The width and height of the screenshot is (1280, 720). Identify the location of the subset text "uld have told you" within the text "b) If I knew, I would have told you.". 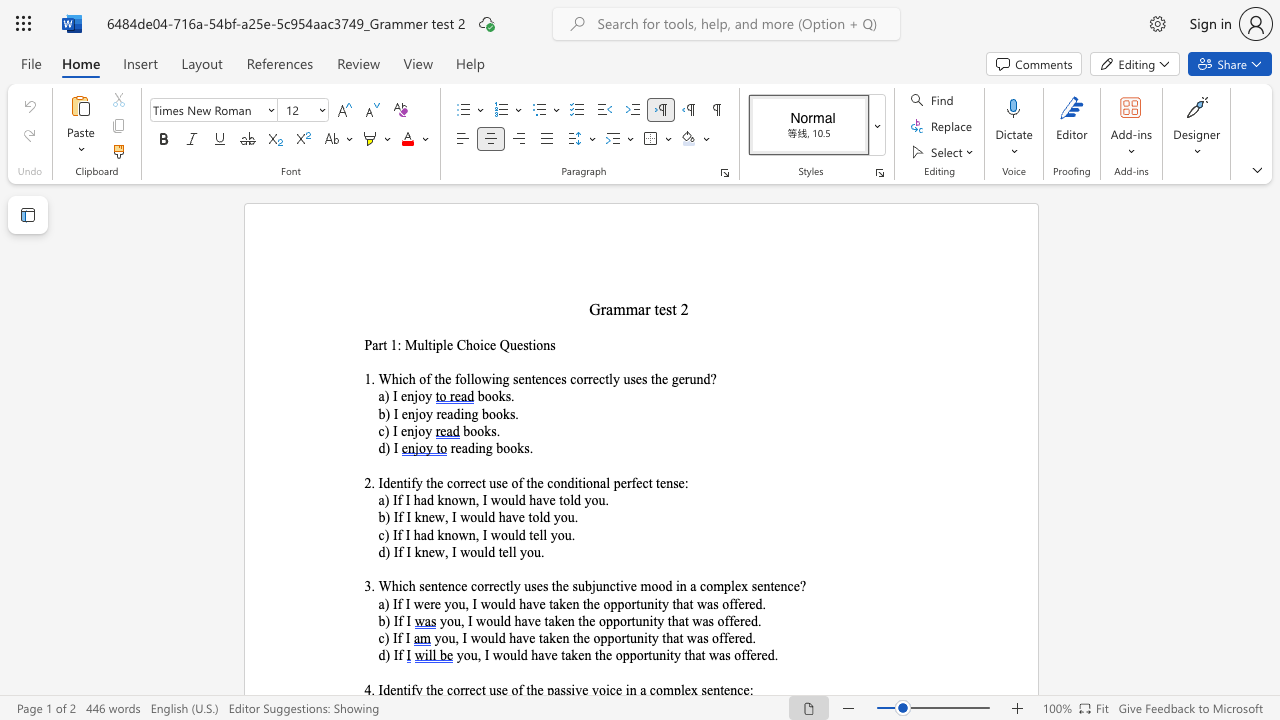
(476, 516).